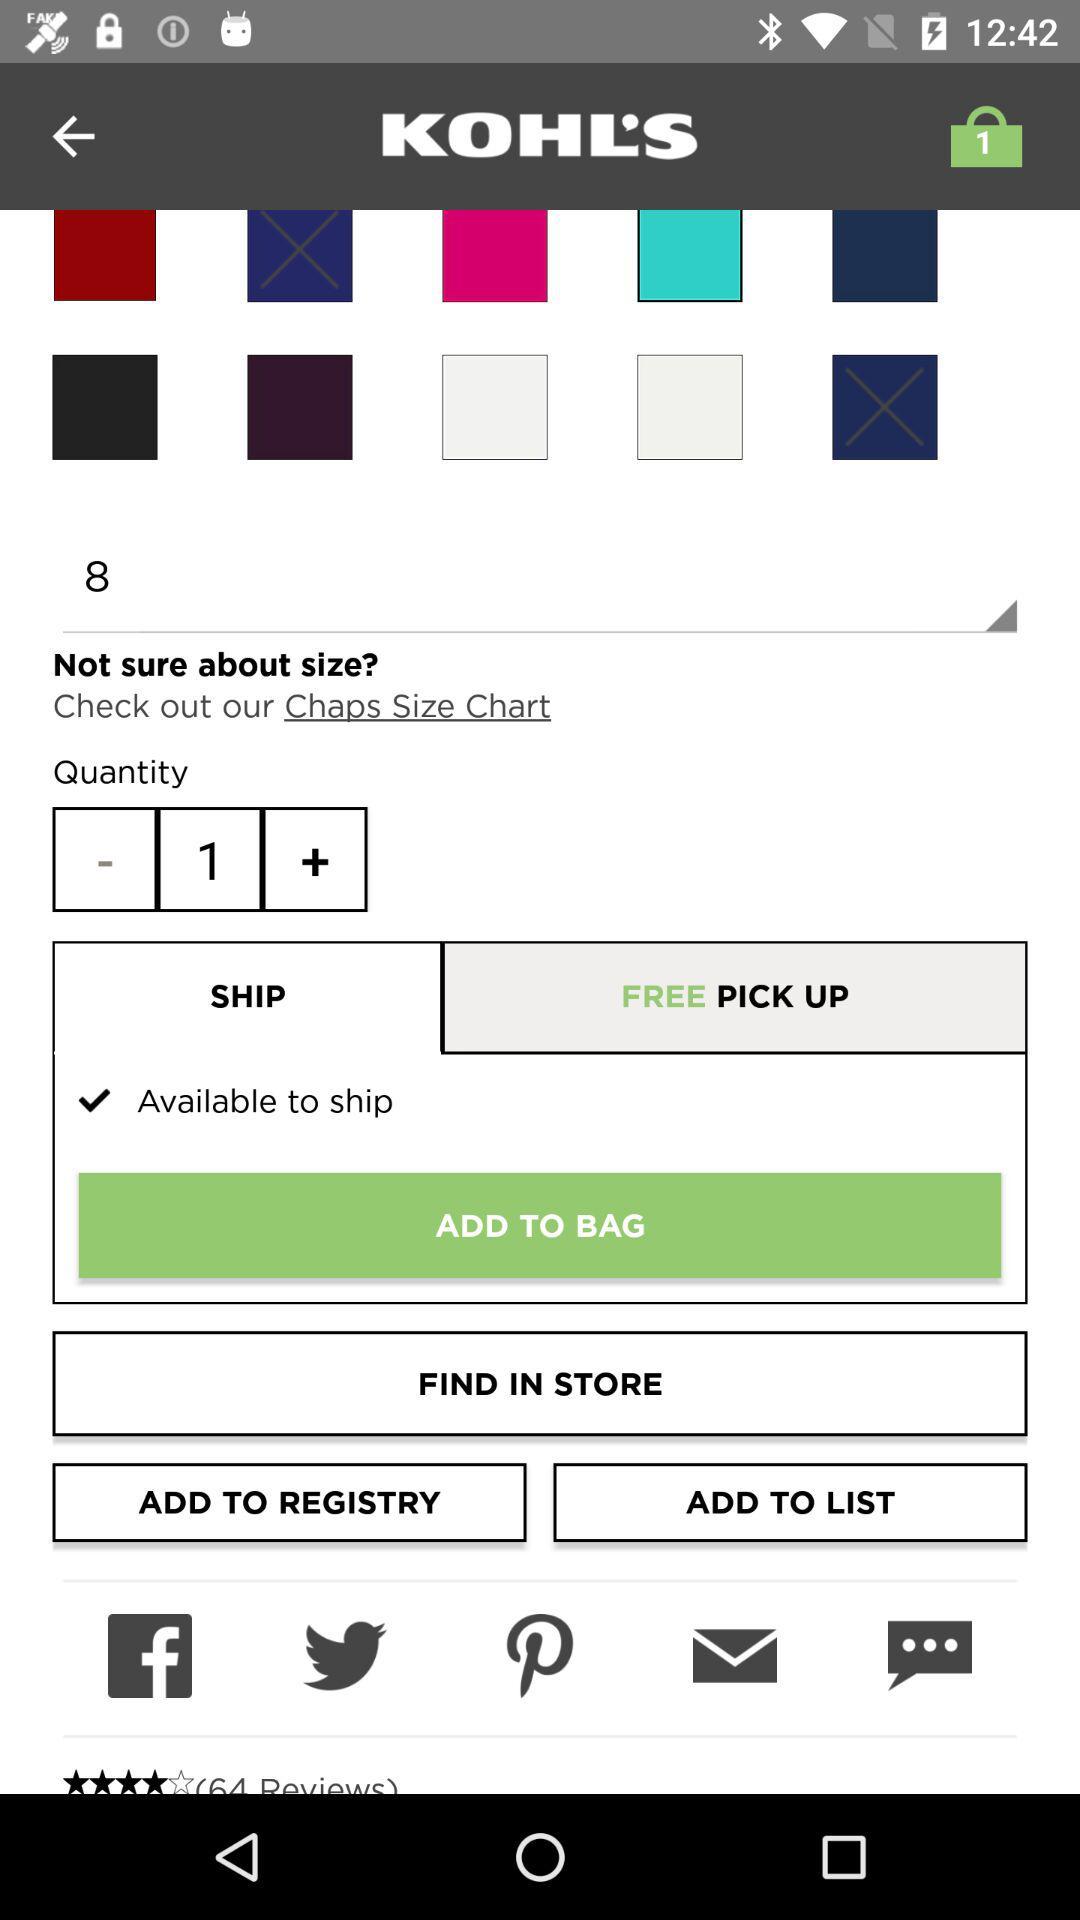 The height and width of the screenshot is (1920, 1080). Describe the element at coordinates (540, 1656) in the screenshot. I see `share on pinterest` at that location.